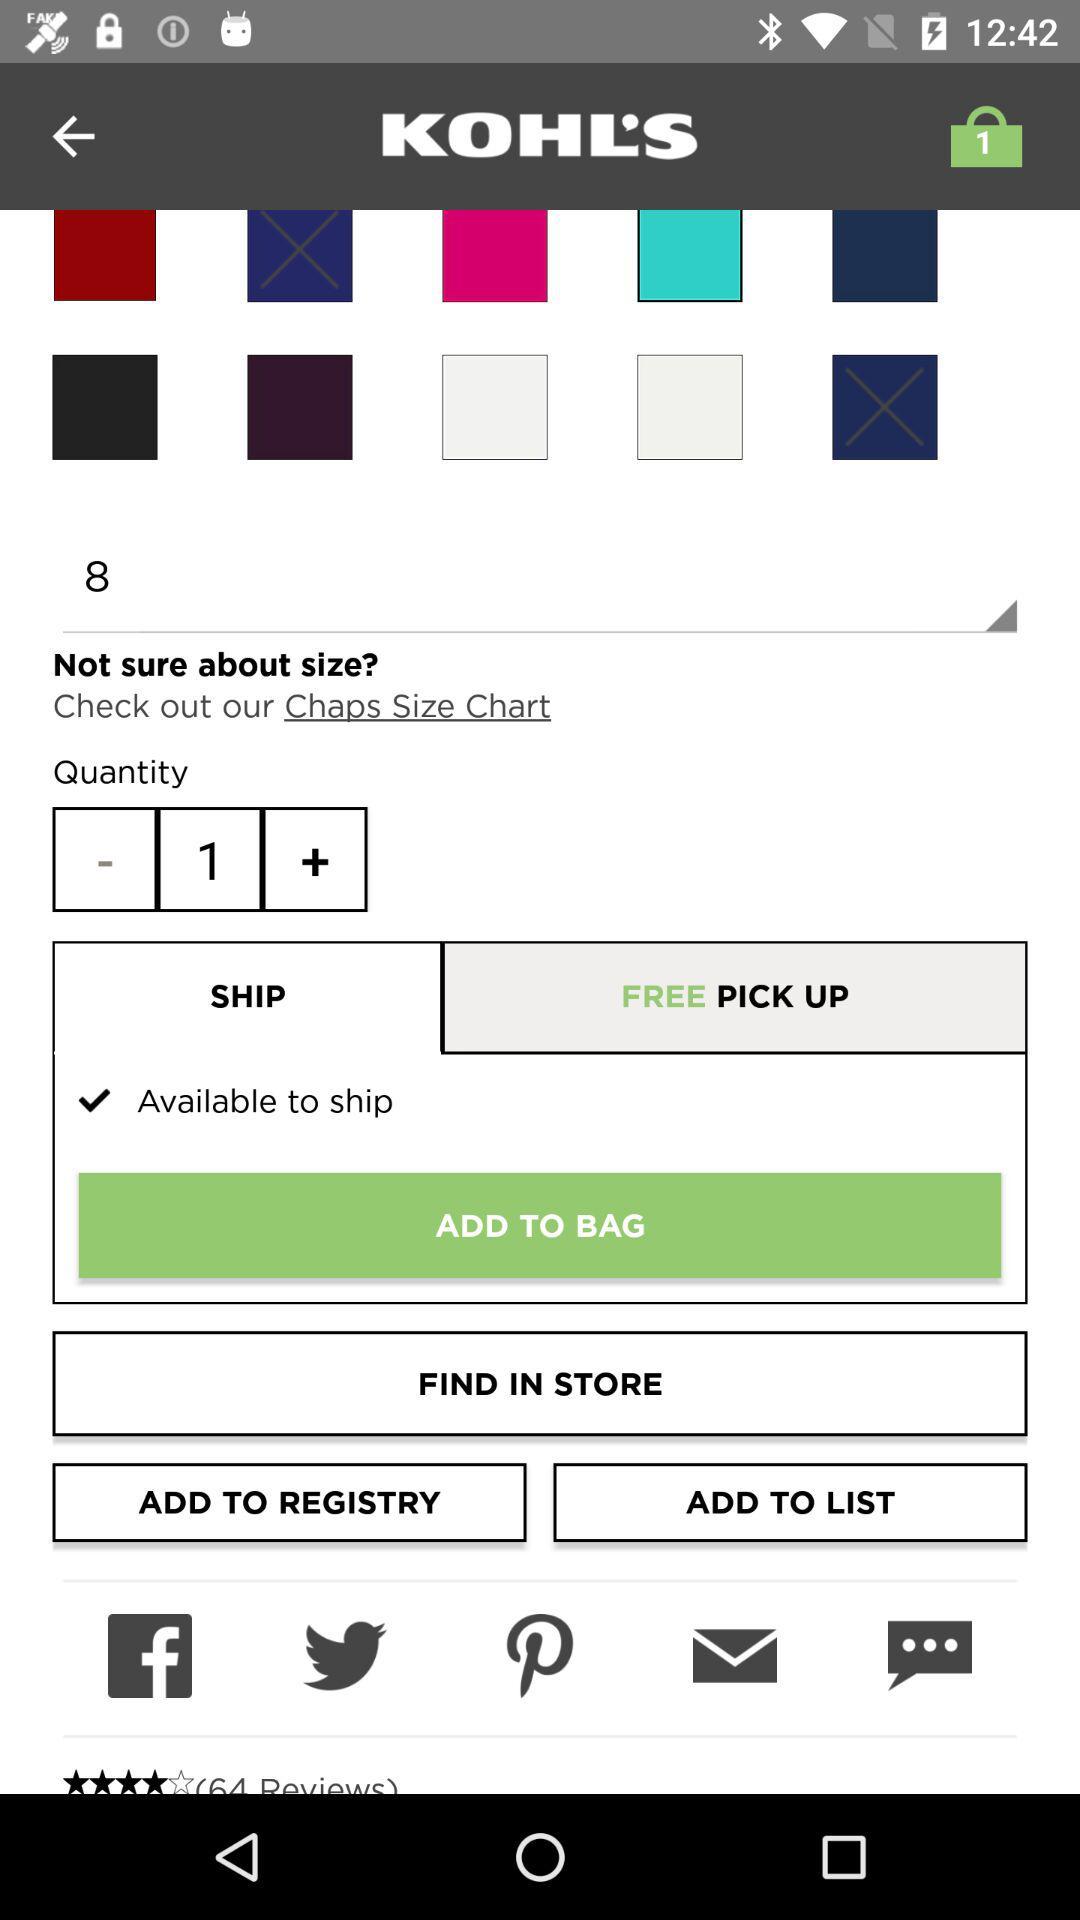 The height and width of the screenshot is (1920, 1080). Describe the element at coordinates (540, 1656) in the screenshot. I see `share on pinterest` at that location.